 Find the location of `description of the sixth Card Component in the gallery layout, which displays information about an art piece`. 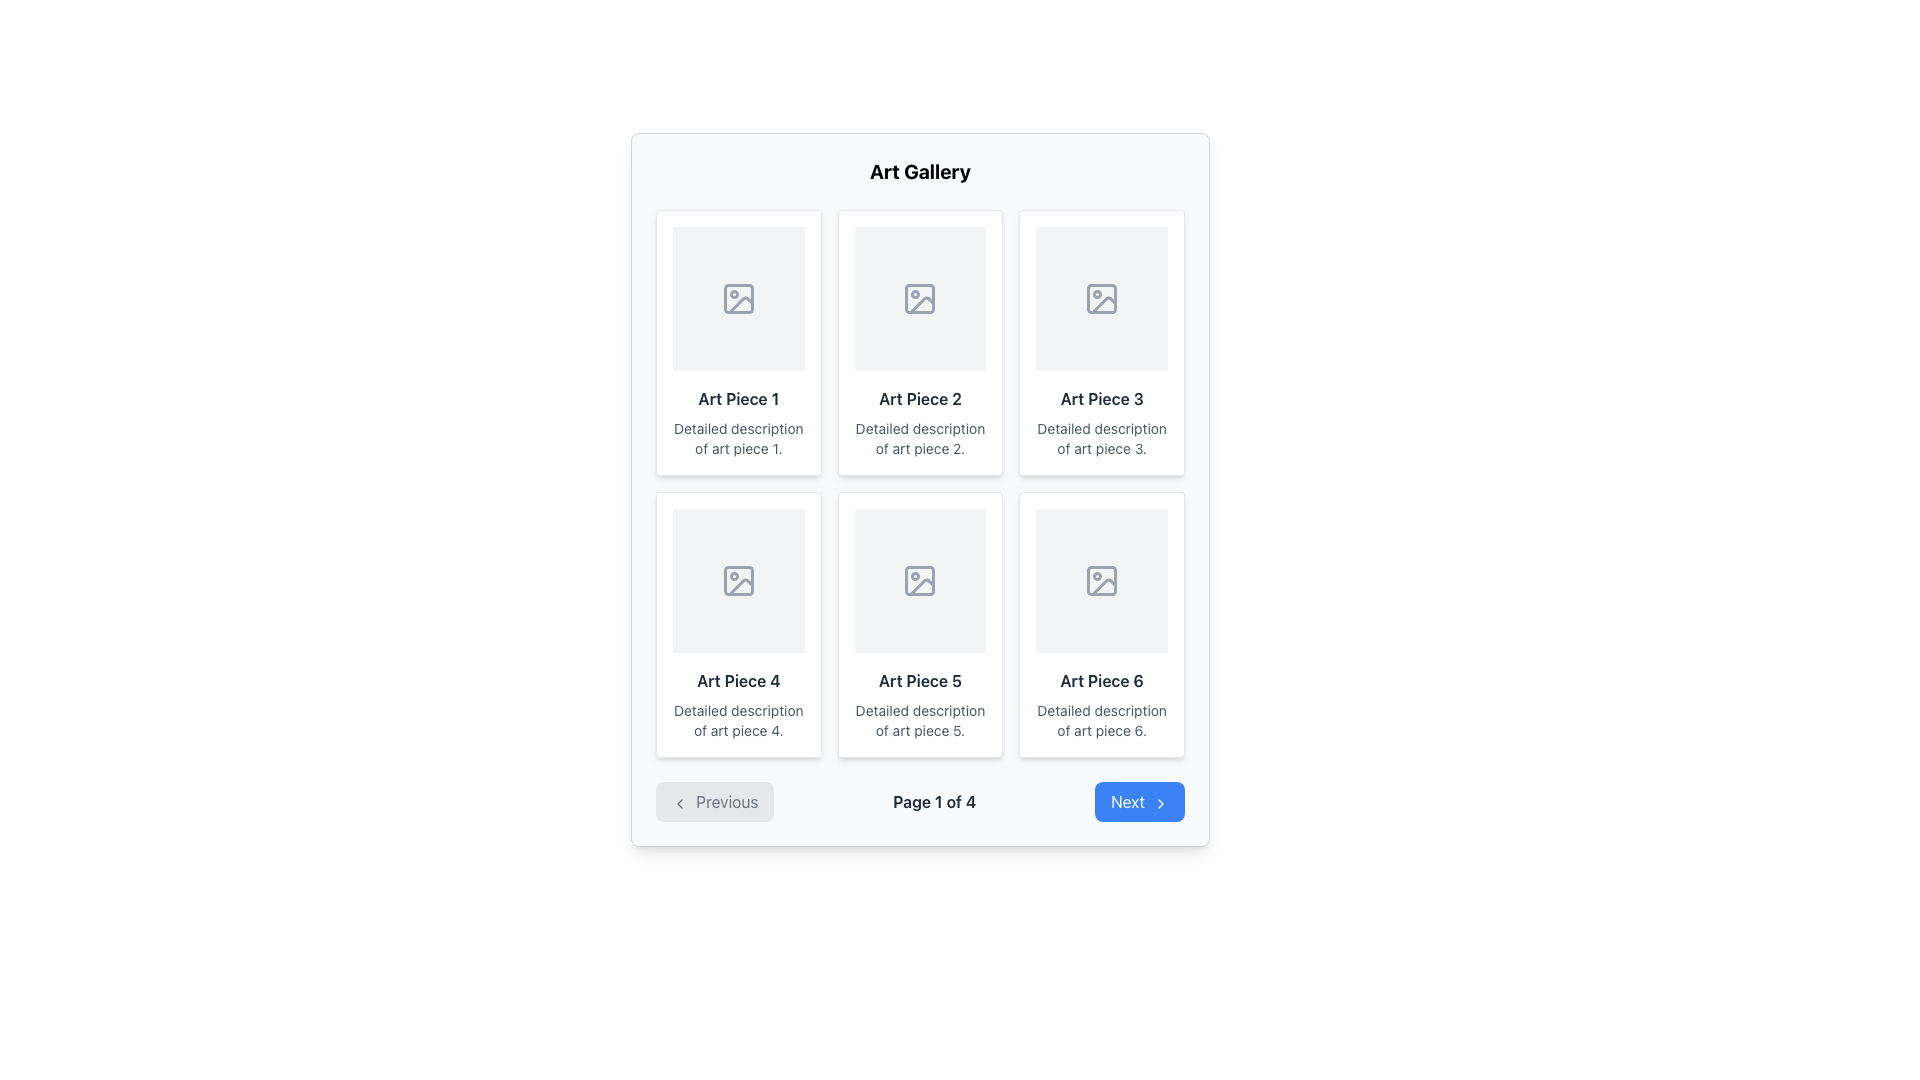

description of the sixth Card Component in the gallery layout, which displays information about an art piece is located at coordinates (1101, 623).